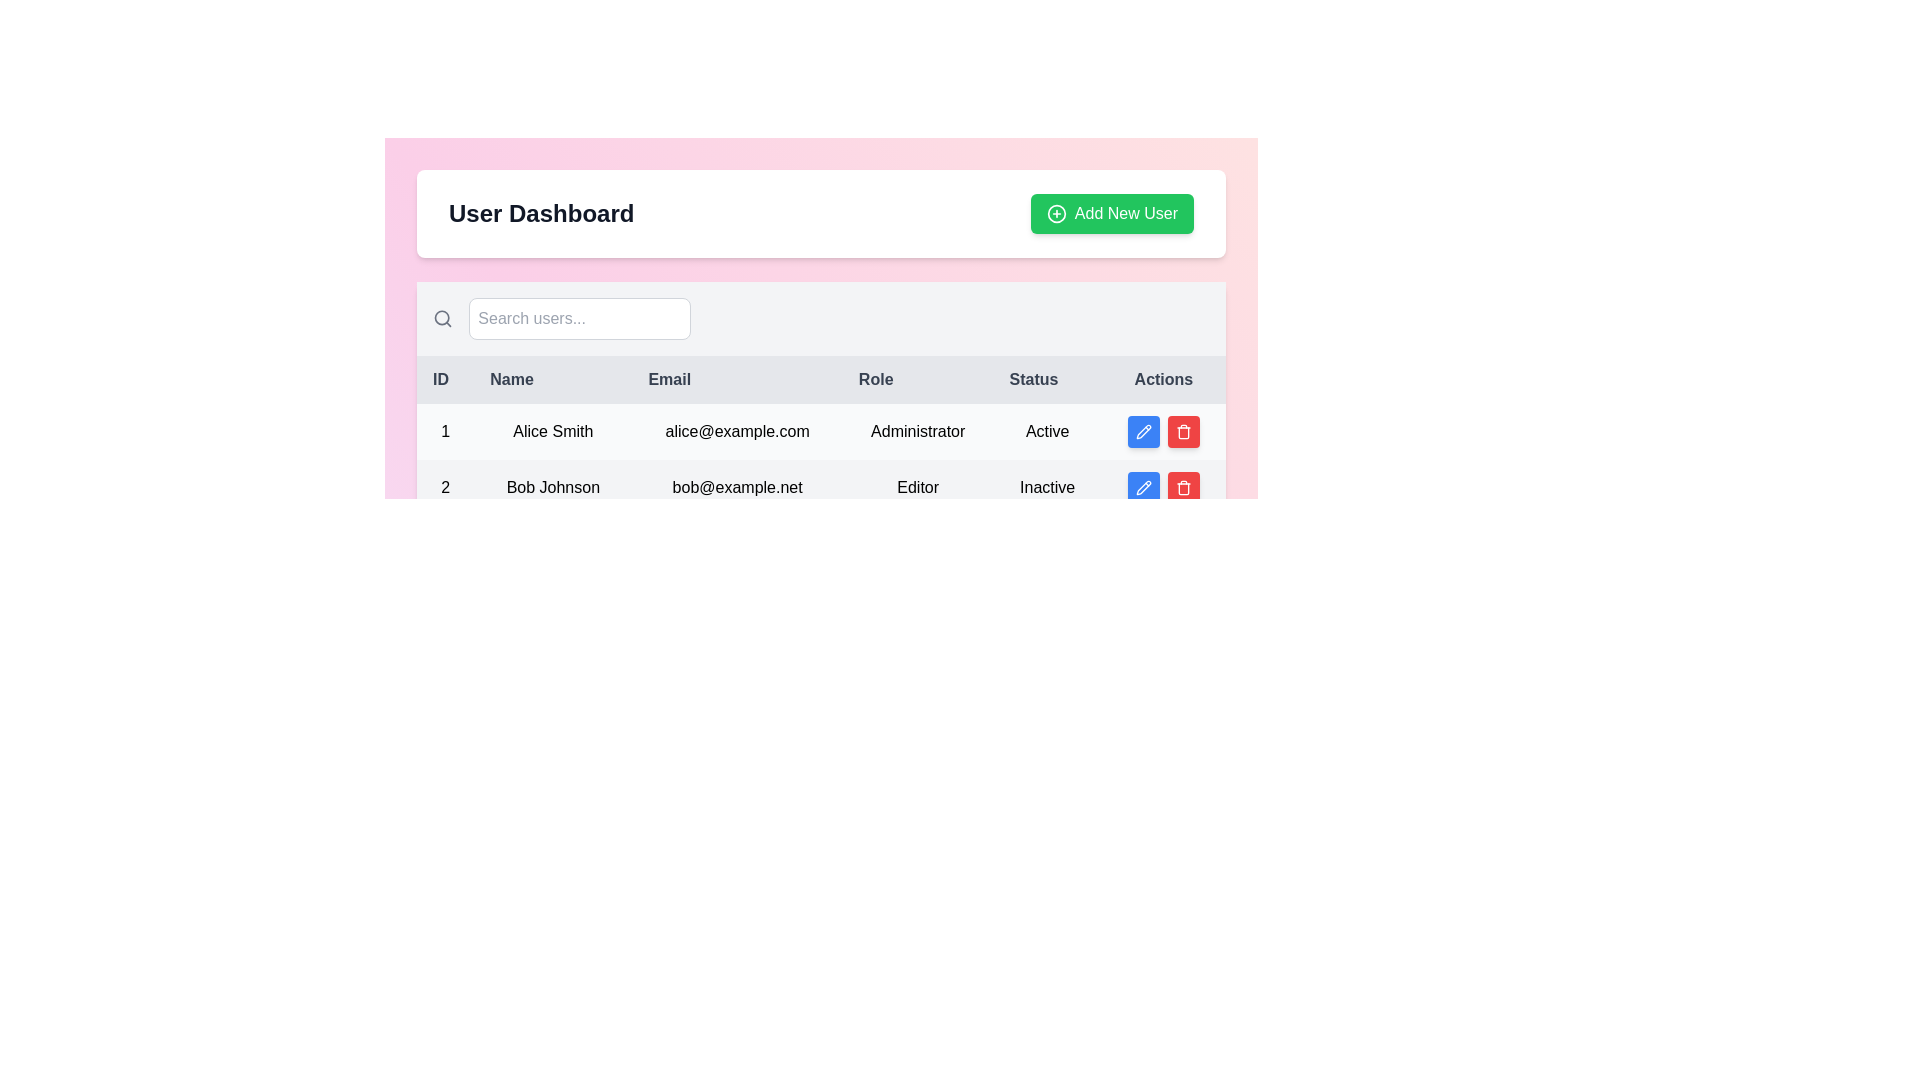 The image size is (1920, 1080). What do you see at coordinates (444, 488) in the screenshot?
I see `the Text label displaying the ID number of an entry in the first cell of the second row of the table` at bounding box center [444, 488].